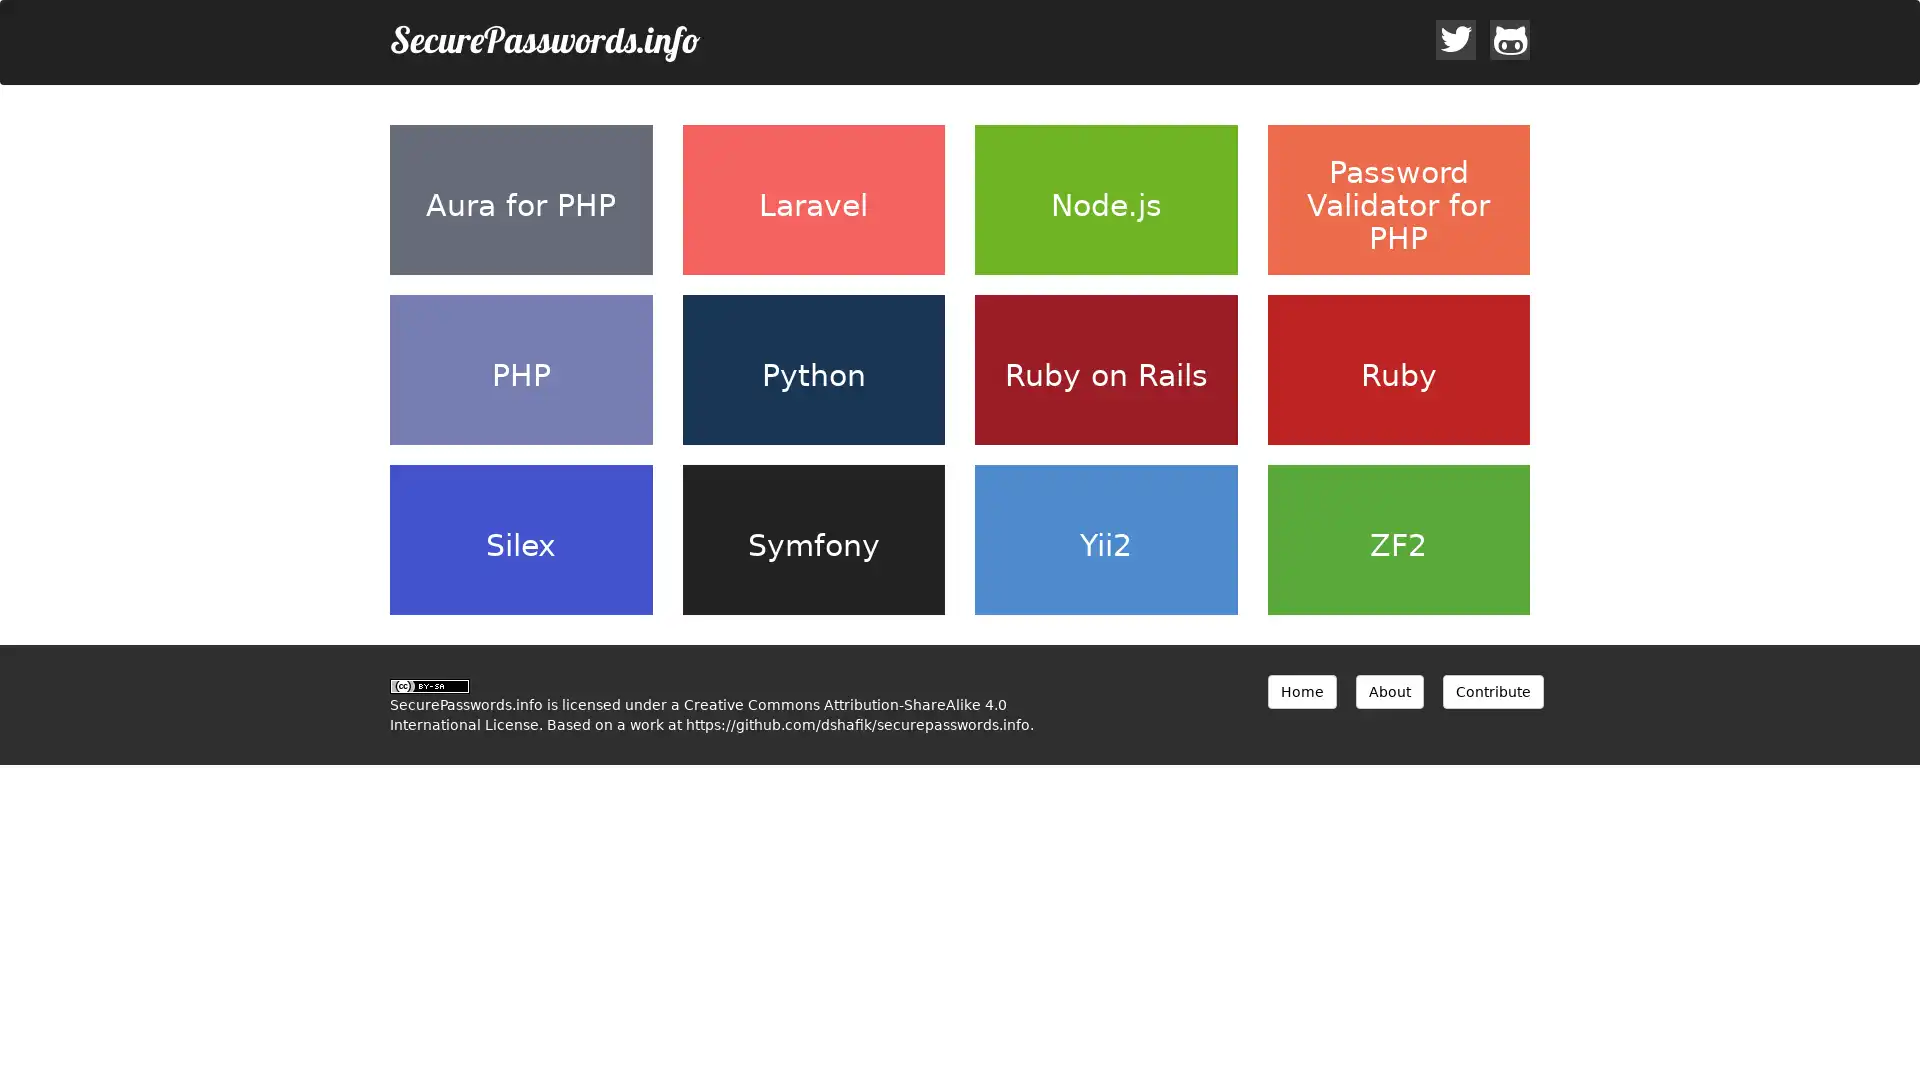  I want to click on Ruby on Rails, so click(1104, 370).